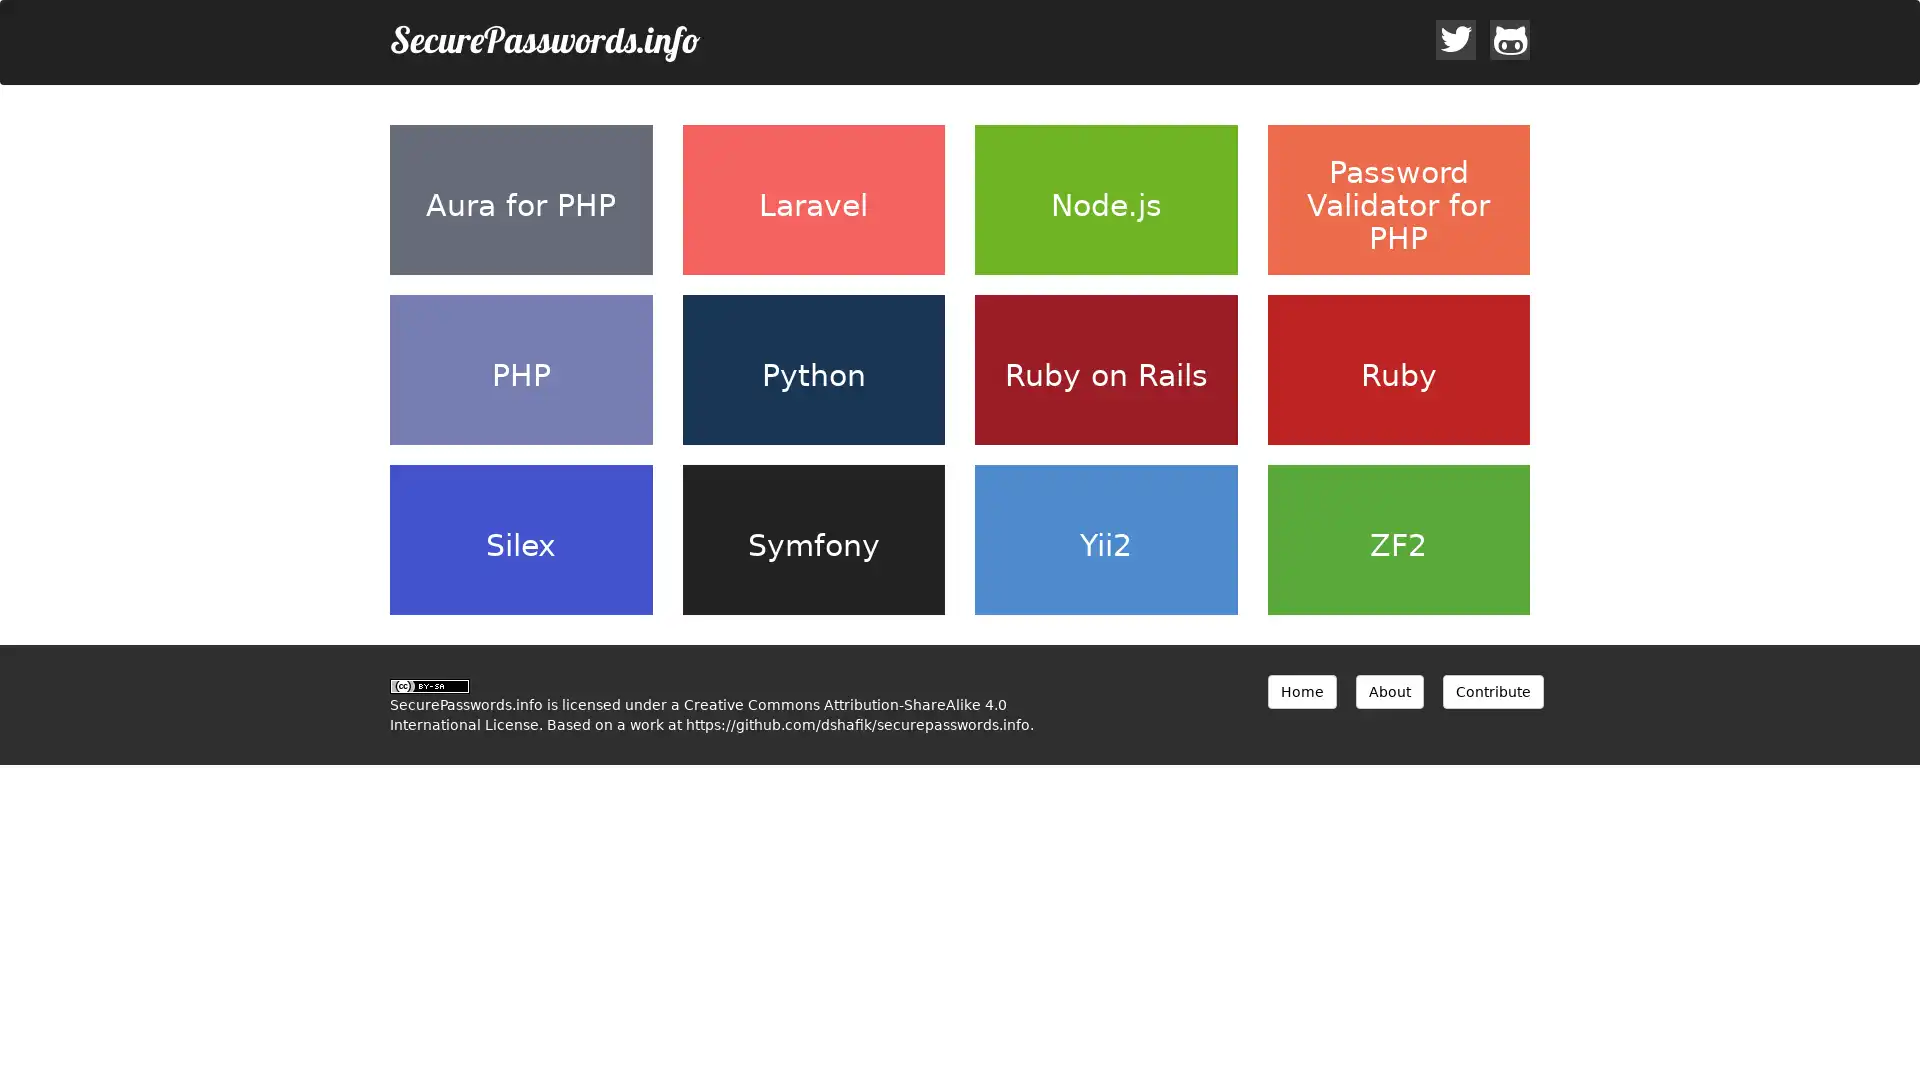  I want to click on Ruby on Rails, so click(1104, 370).